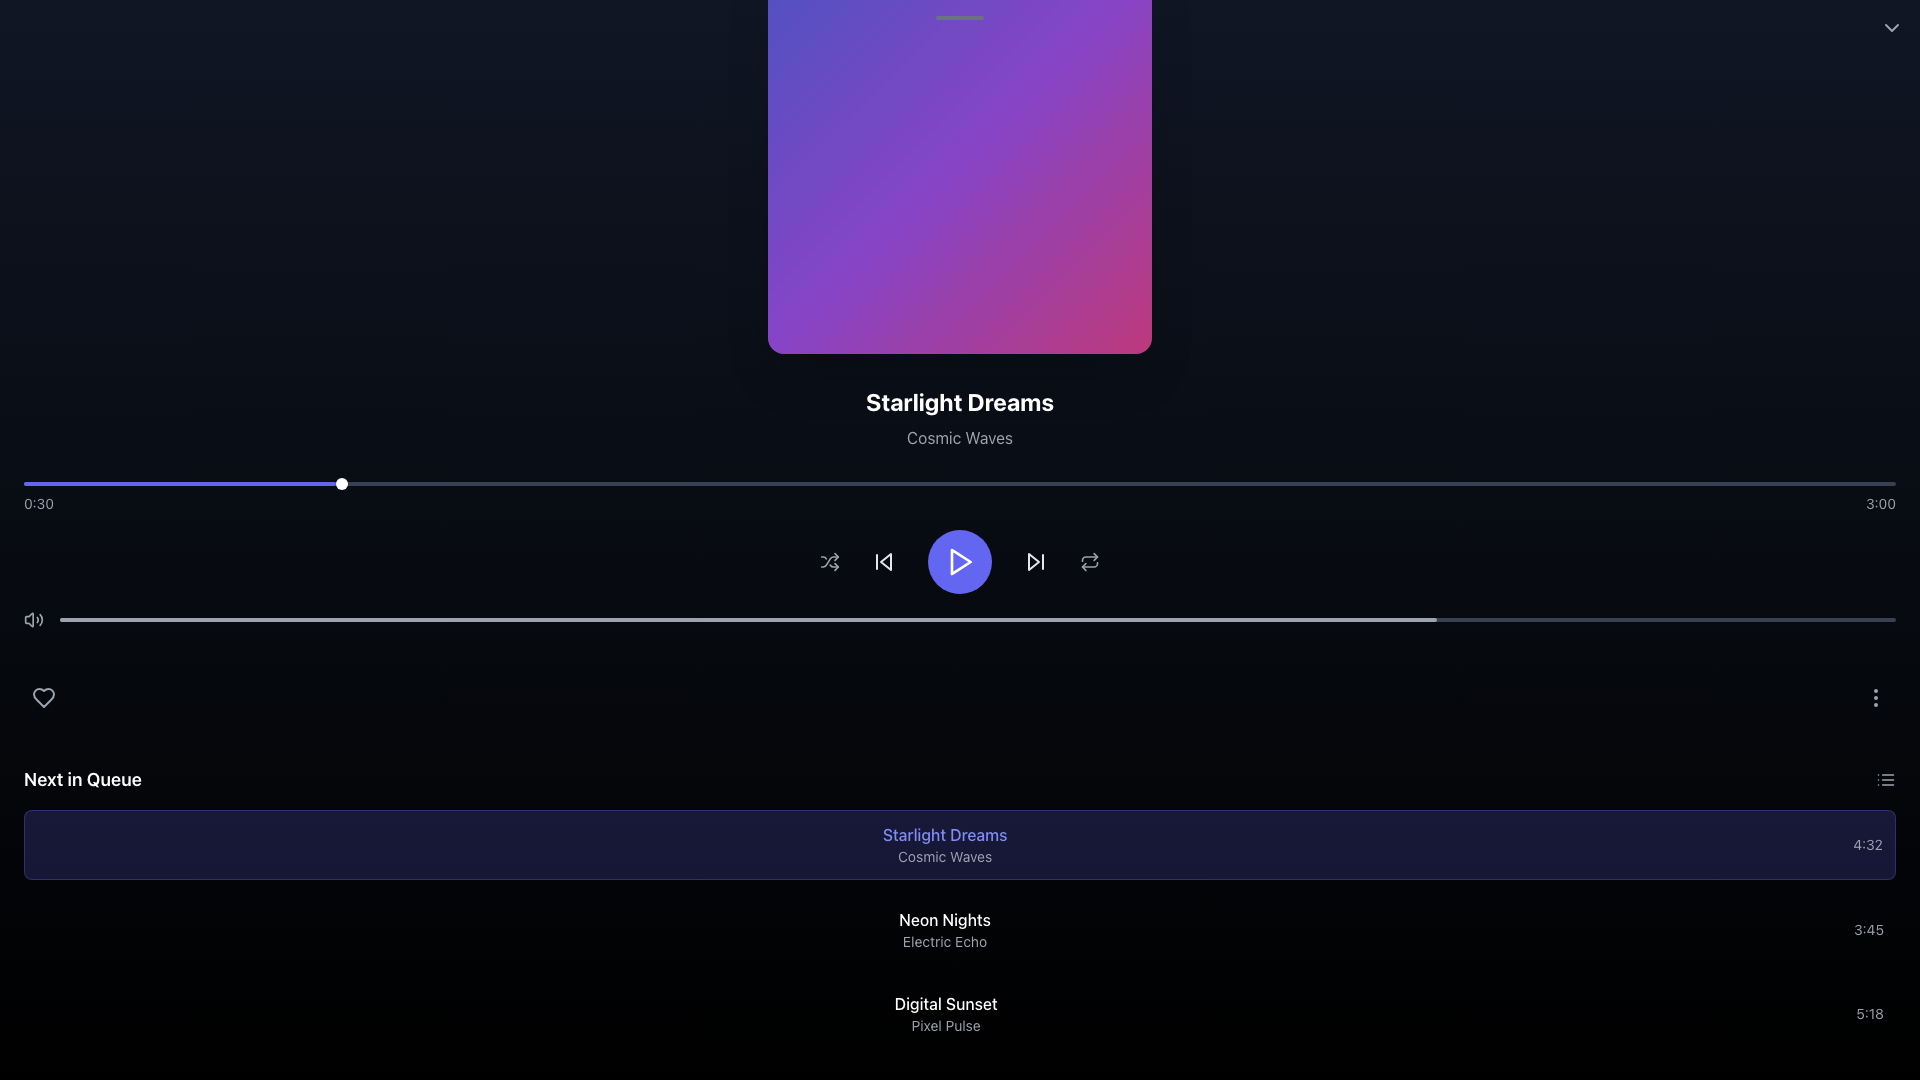 Image resolution: width=1920 pixels, height=1080 pixels. Describe the element at coordinates (1875, 697) in the screenshot. I see `the ellipsis vertical icon located in the bottom-right section of the interface` at that location.